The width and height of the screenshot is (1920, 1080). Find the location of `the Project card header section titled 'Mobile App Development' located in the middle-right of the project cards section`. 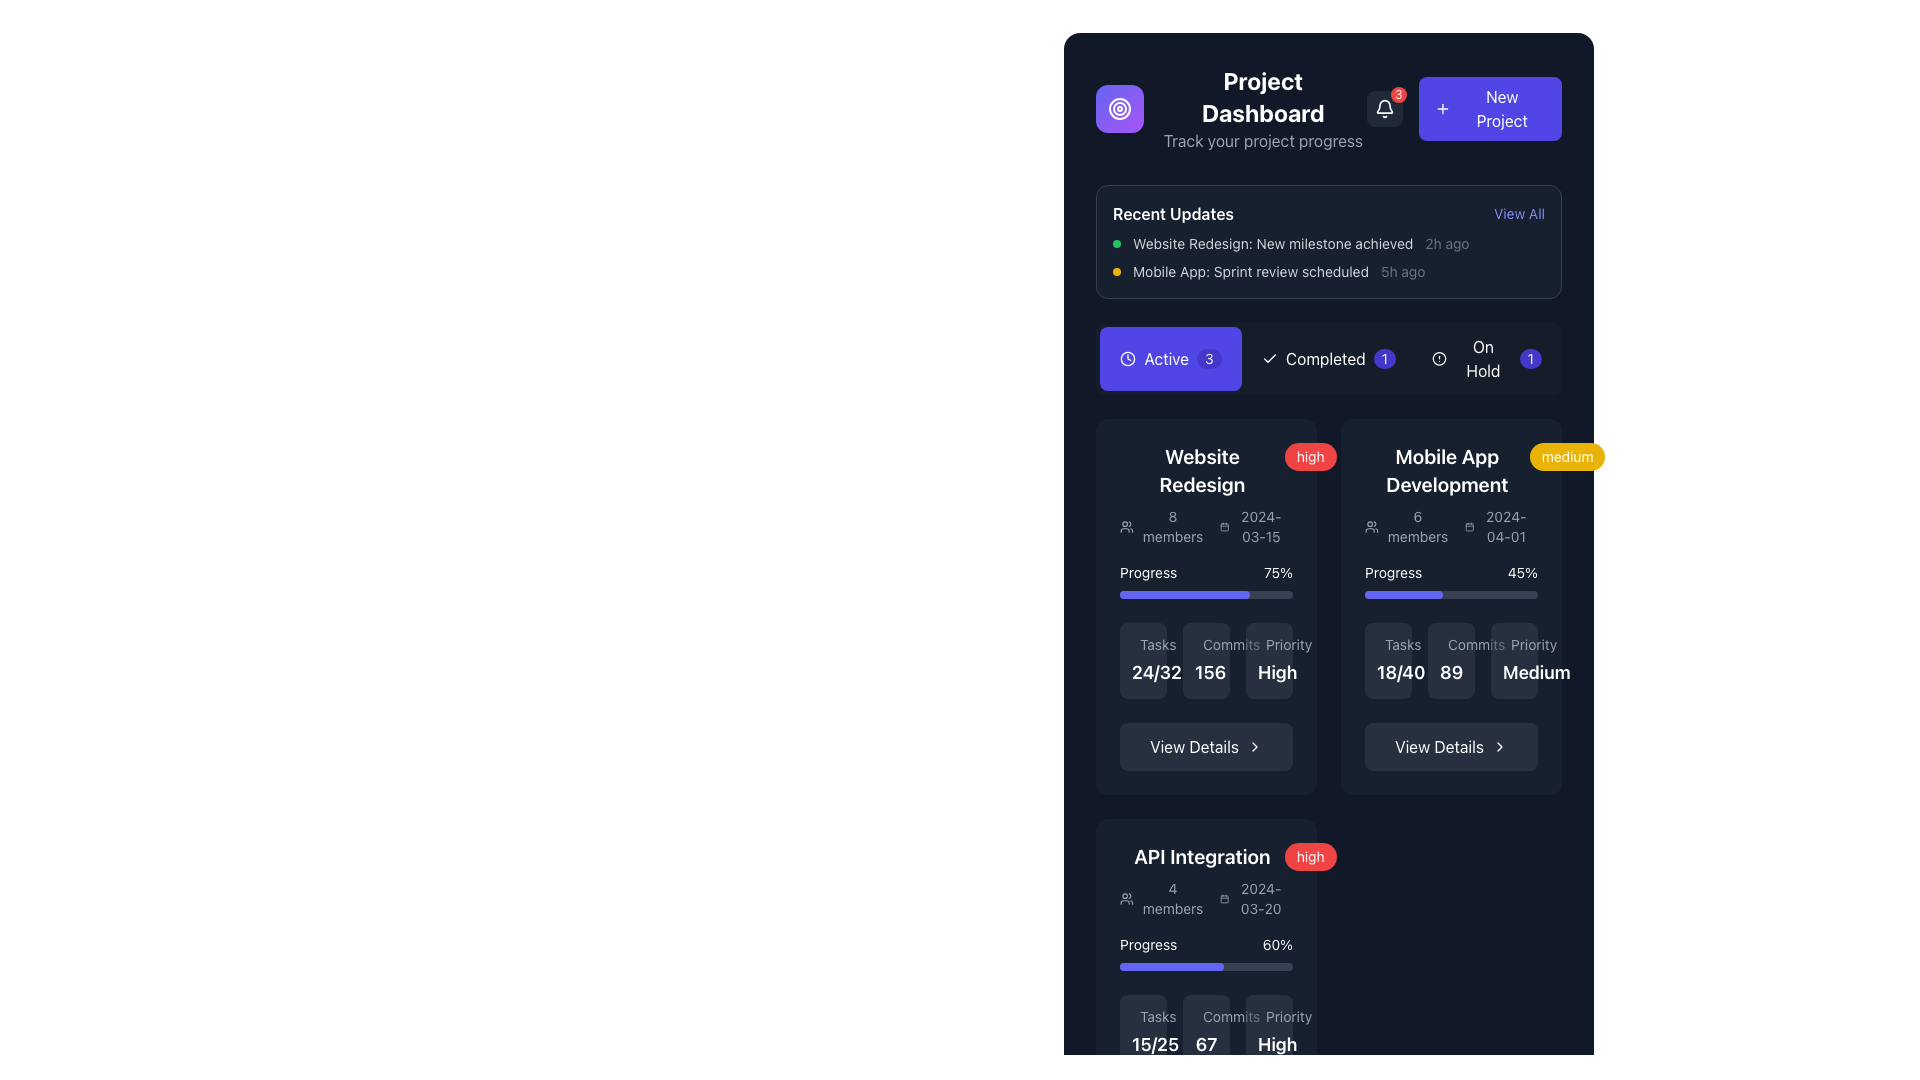

the Project card header section titled 'Mobile App Development' located in the middle-right of the project cards section is located at coordinates (1451, 494).